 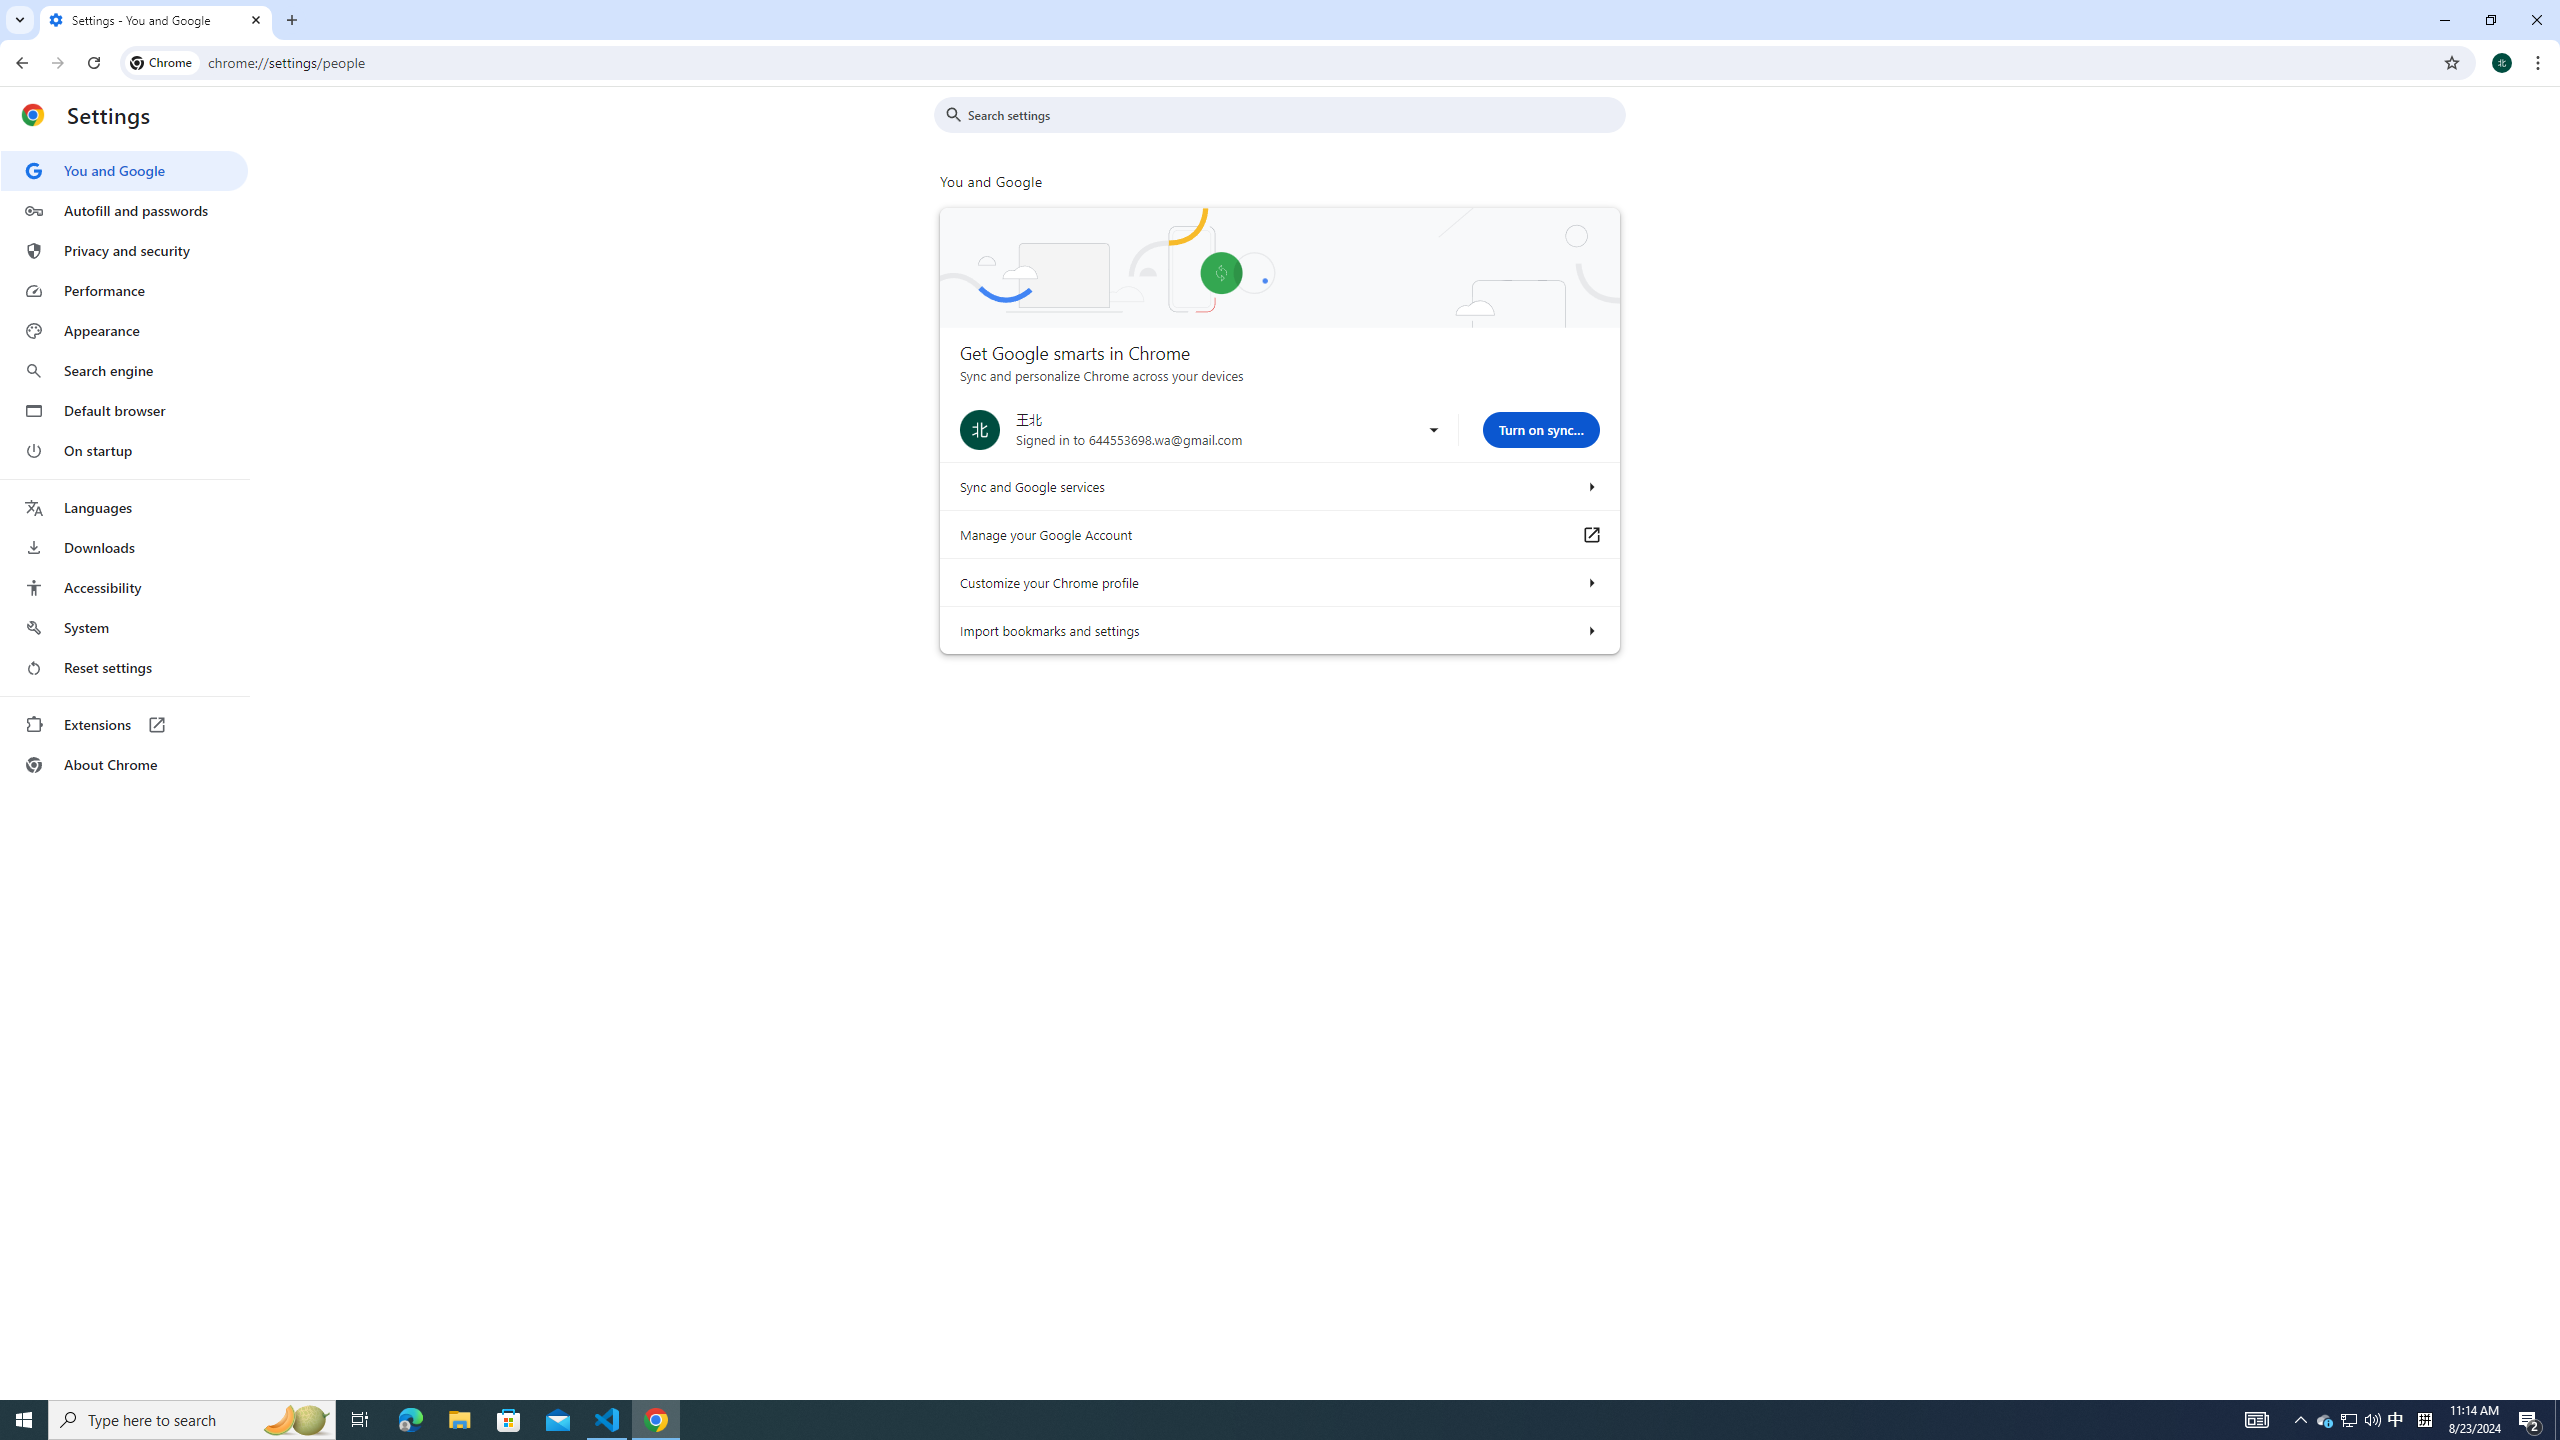 What do you see at coordinates (123, 667) in the screenshot?
I see `'Reset settings'` at bounding box center [123, 667].